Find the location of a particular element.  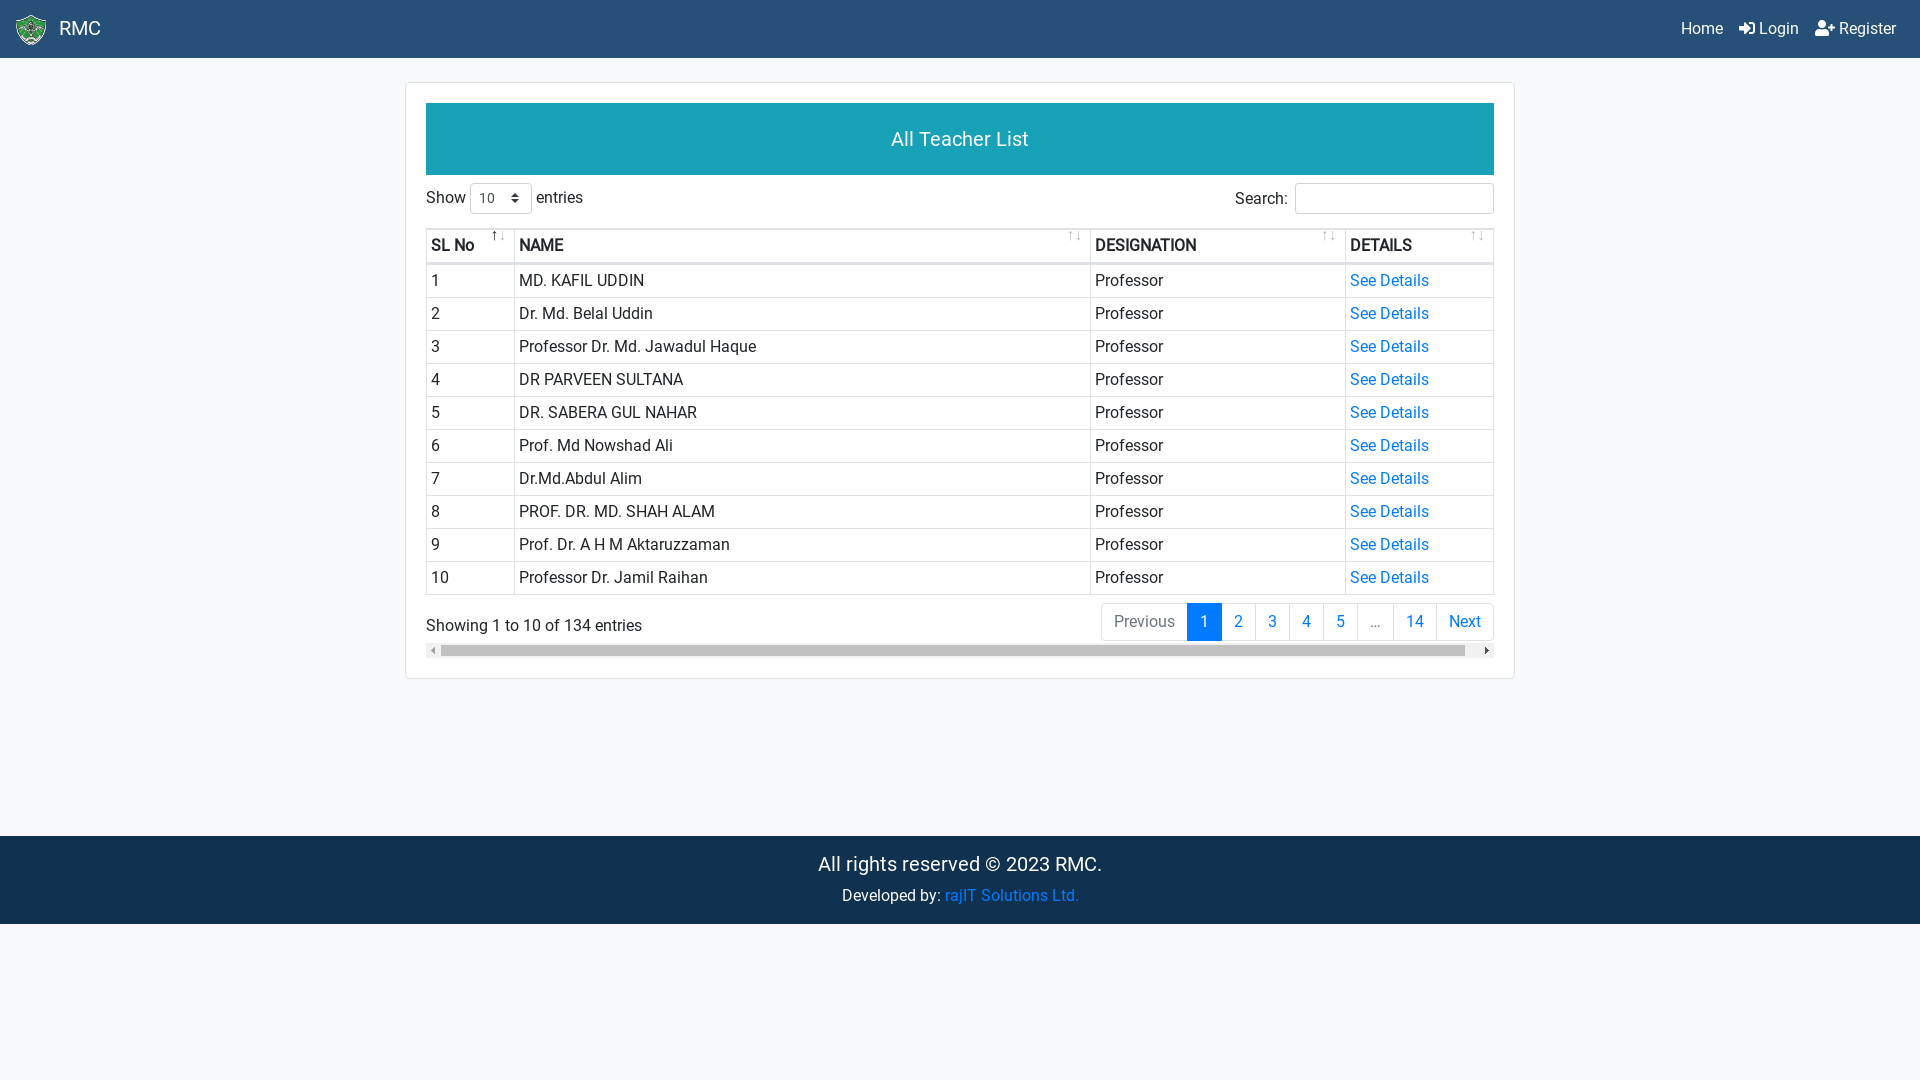

'See Details' is located at coordinates (1388, 544).